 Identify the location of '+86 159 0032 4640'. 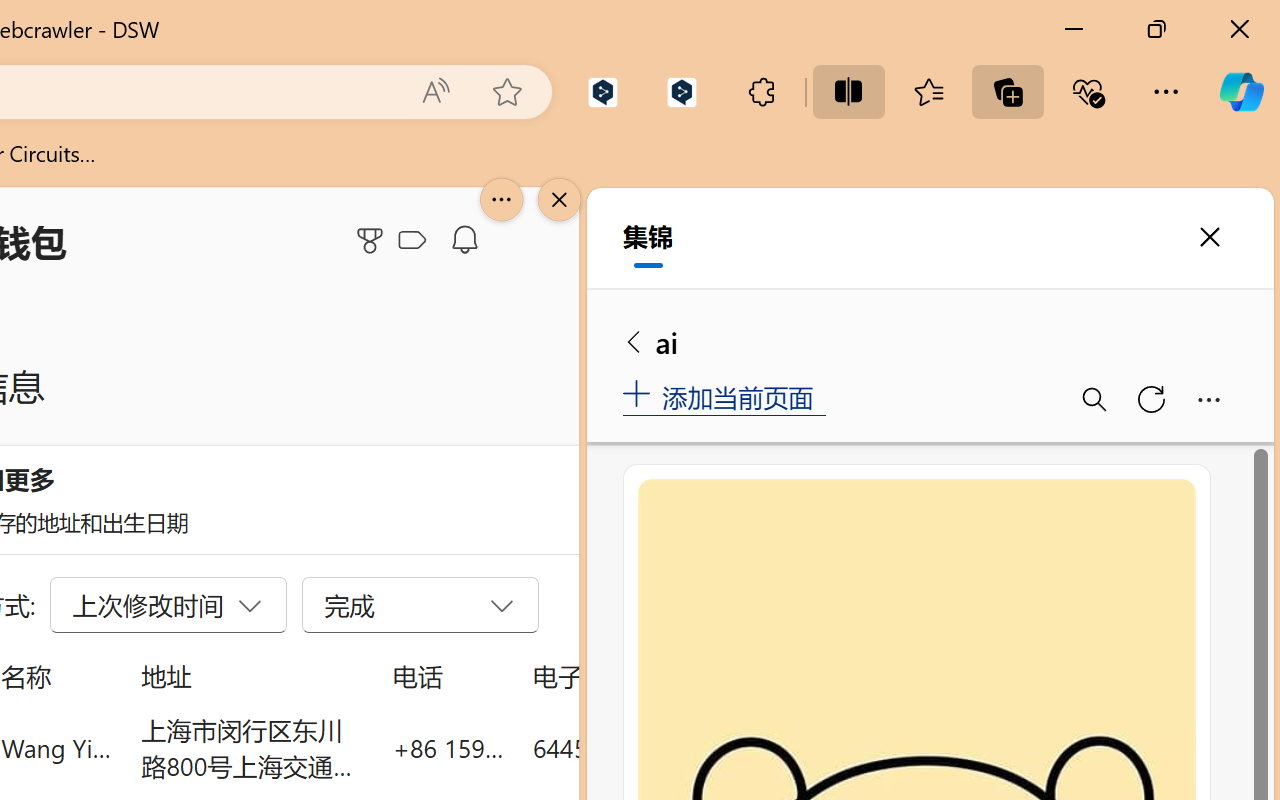
(447, 747).